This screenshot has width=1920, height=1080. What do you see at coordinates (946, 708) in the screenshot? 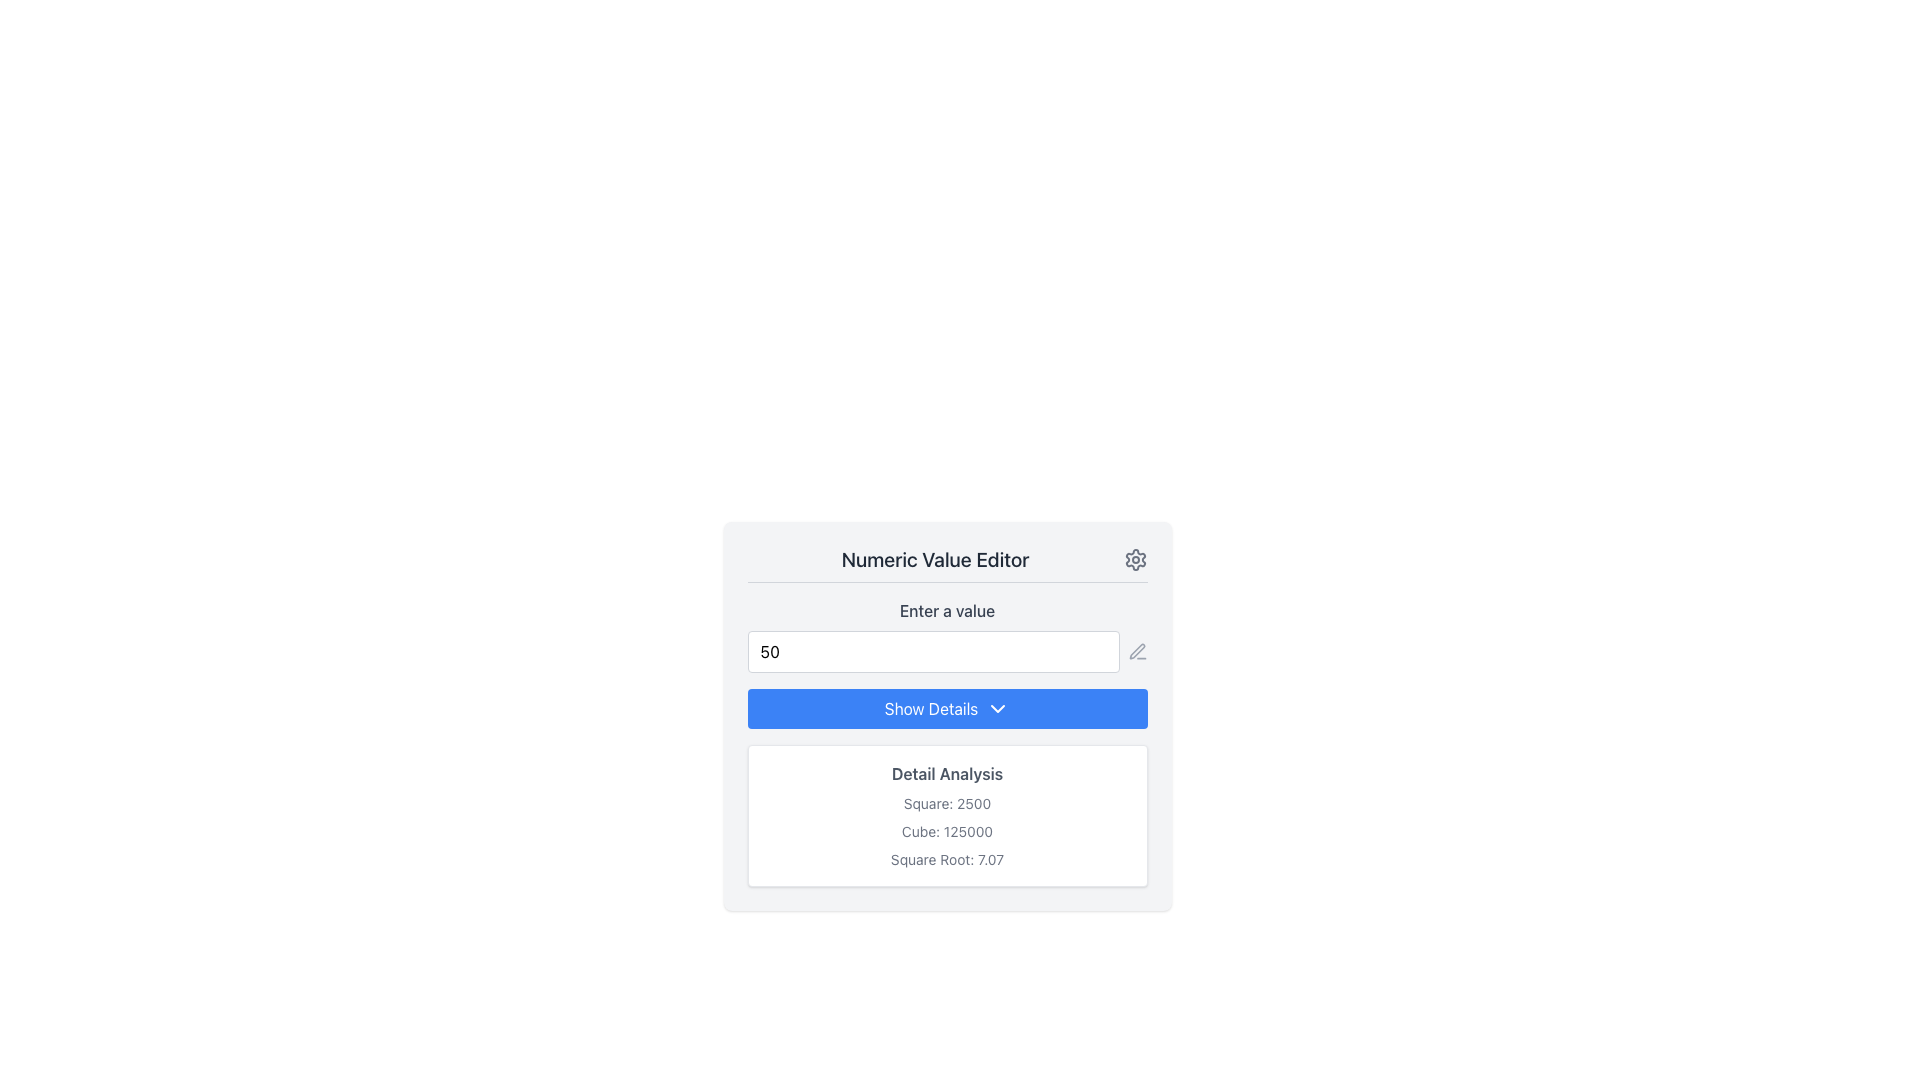
I see `the rectangular button with a blue background and white text reading 'Show Details'` at bounding box center [946, 708].